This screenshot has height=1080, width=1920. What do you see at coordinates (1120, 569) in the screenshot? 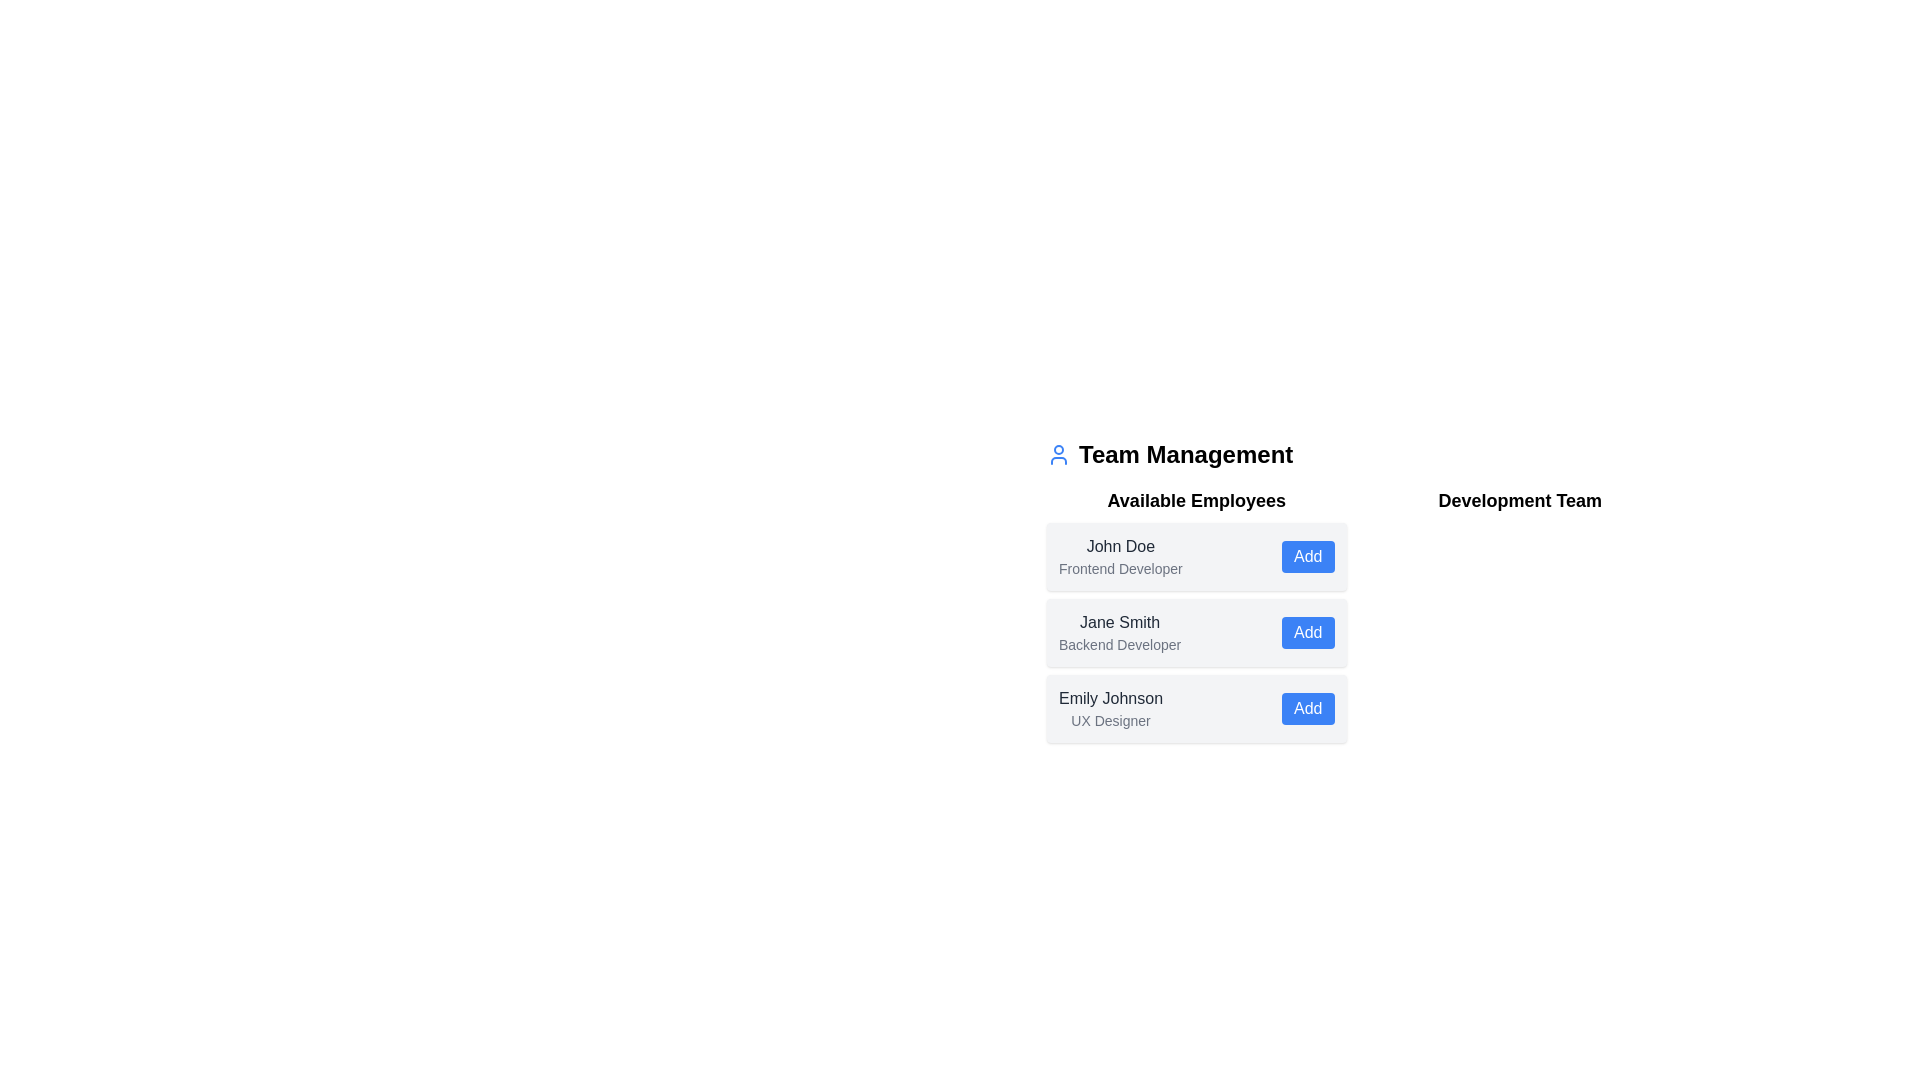
I see `the text label stating 'Frontend Developer' located below 'John Doe' in the 'Available Employees' section of the left panel` at bounding box center [1120, 569].